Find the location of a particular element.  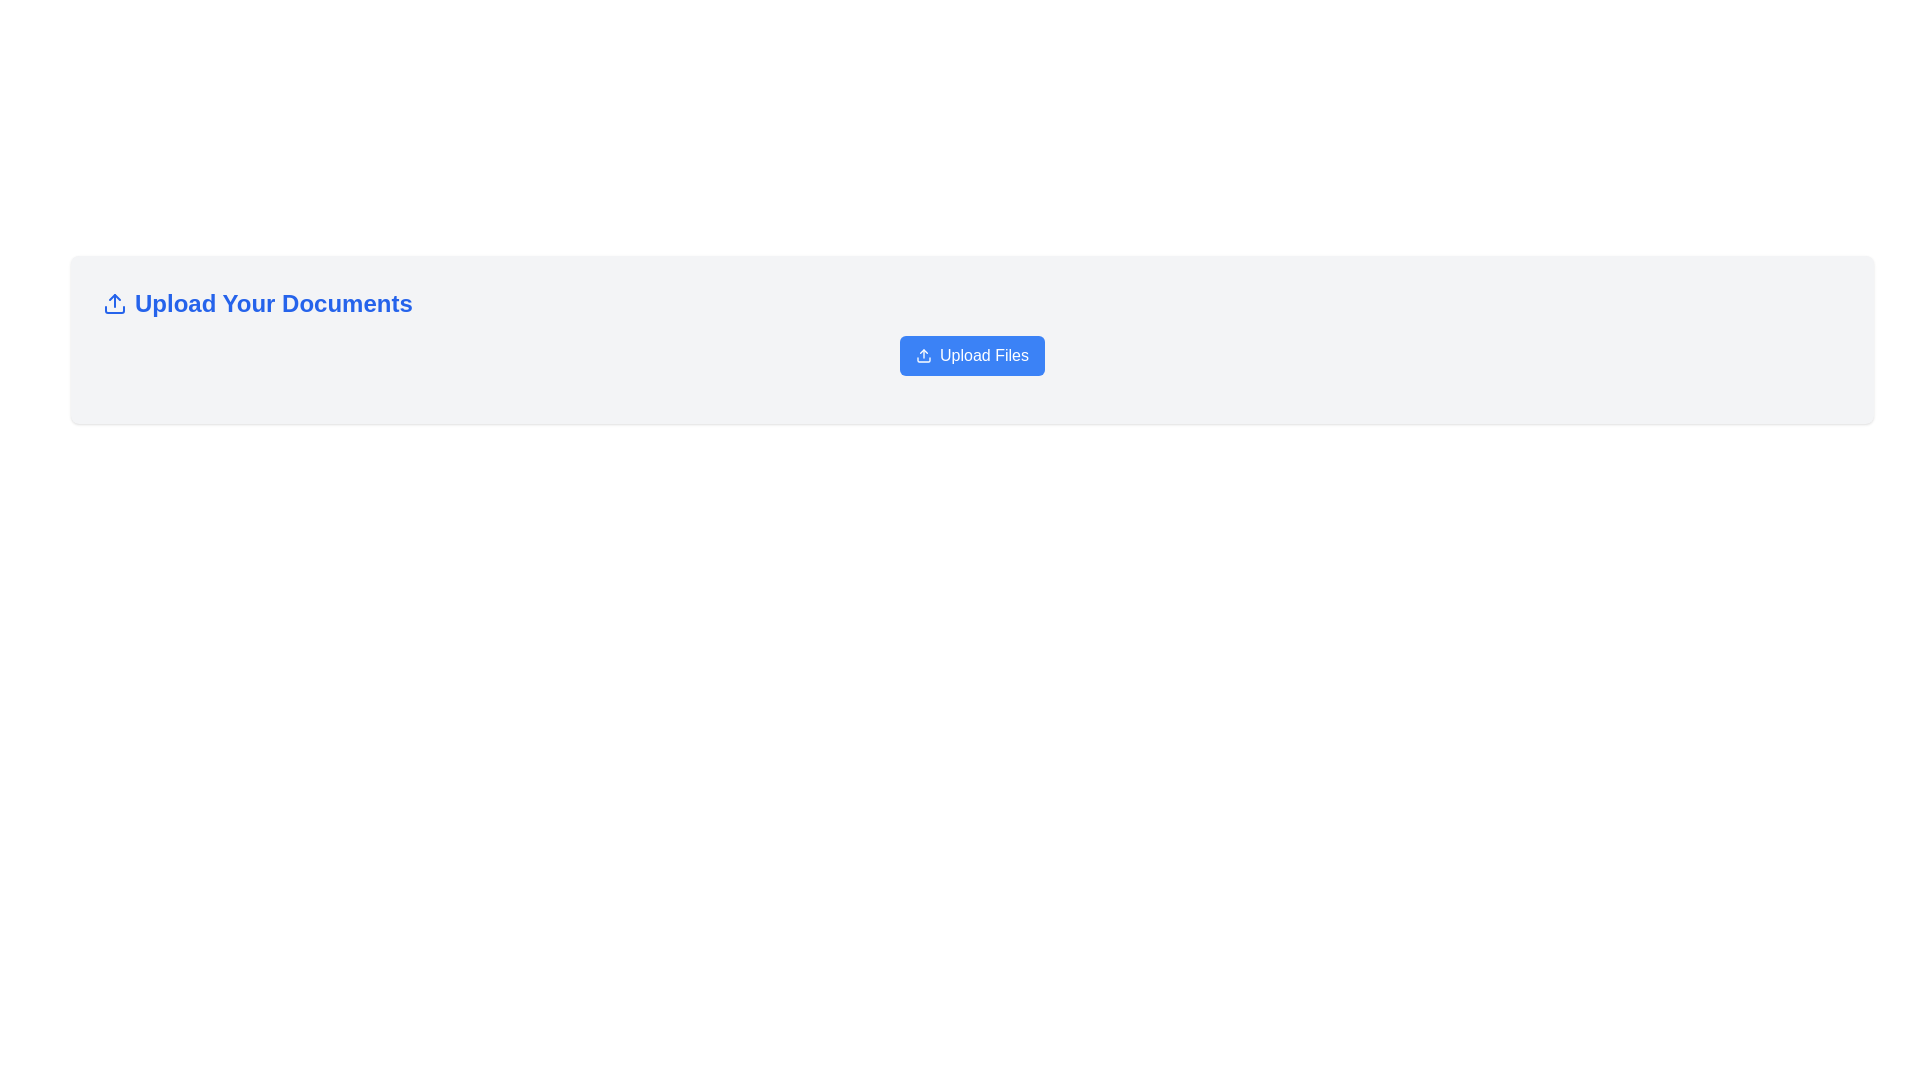

the upload icon located at the beginning of the 'Upload Your Documents' section, positioned to the left of the corresponding text is located at coordinates (114, 304).